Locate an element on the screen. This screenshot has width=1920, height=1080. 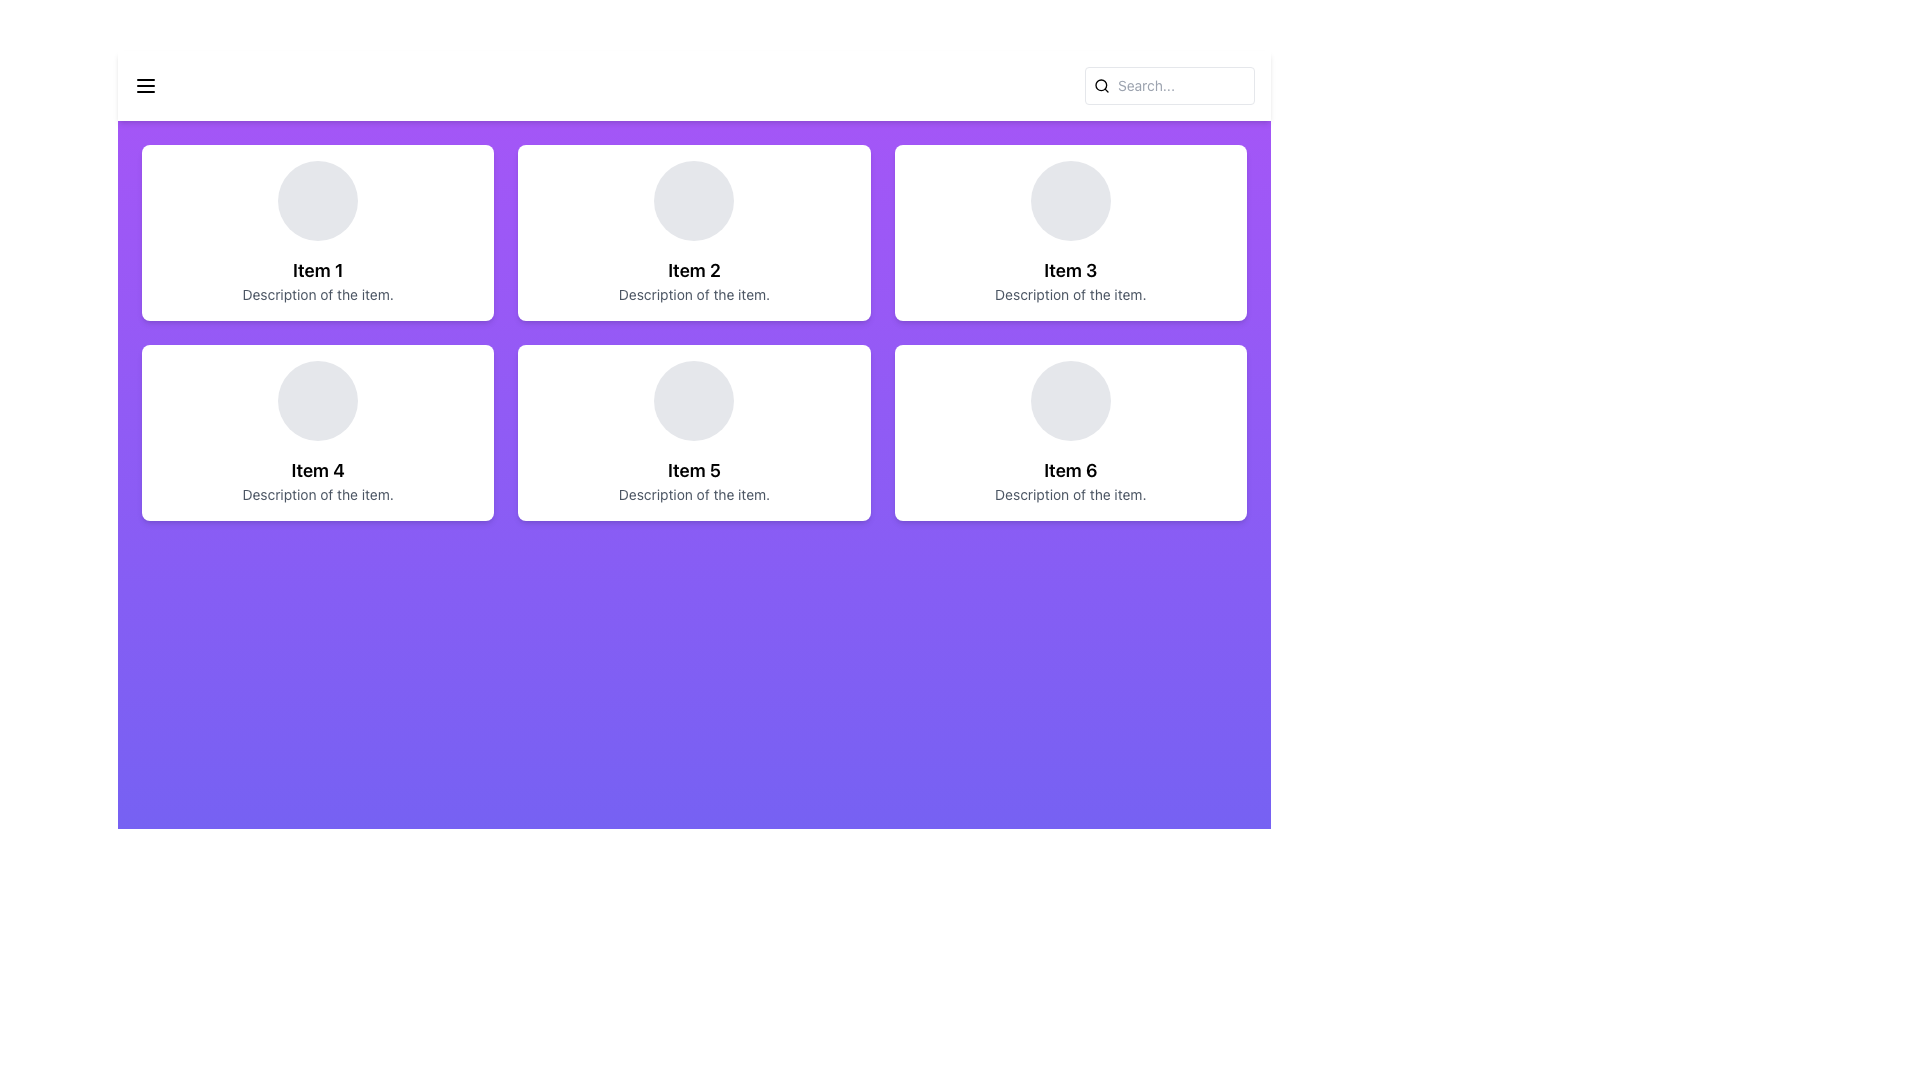
the circular placeholder element with a gray background located at the top-center of the card labeled 'Item 1' in the top-left corner of the grid is located at coordinates (317, 200).